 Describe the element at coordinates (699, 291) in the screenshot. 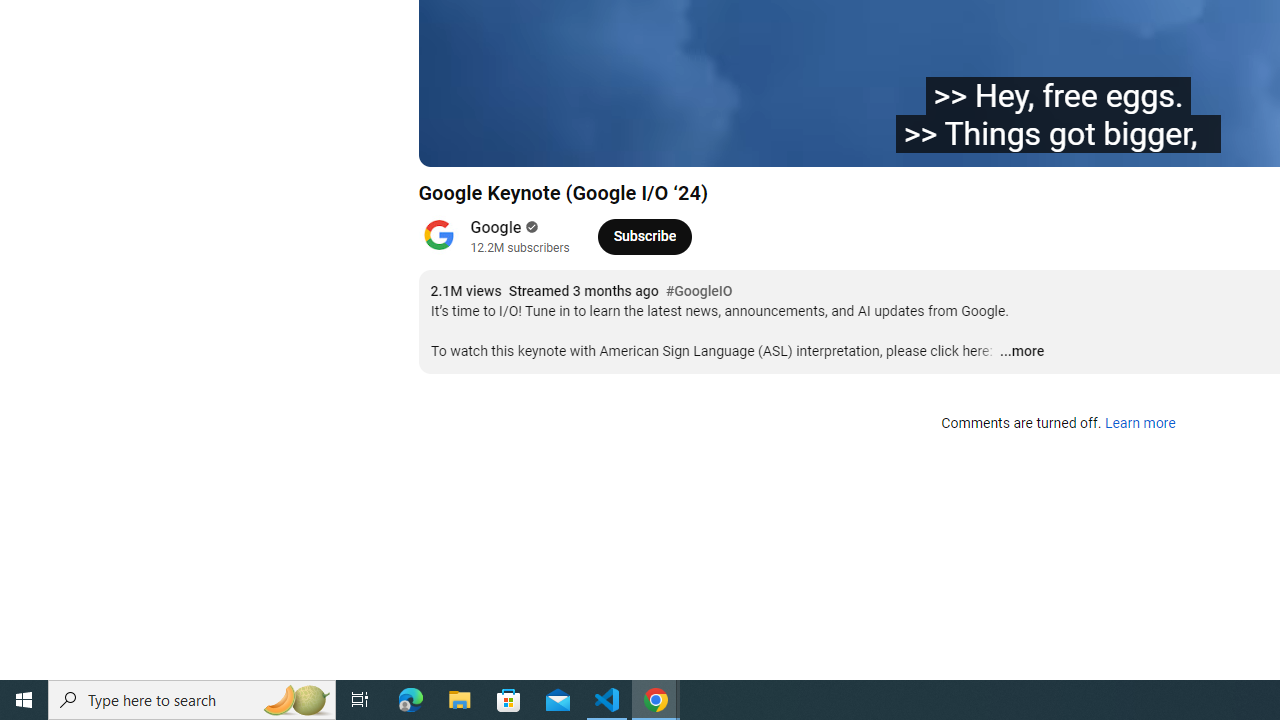

I see `'#GoogleIO'` at that location.